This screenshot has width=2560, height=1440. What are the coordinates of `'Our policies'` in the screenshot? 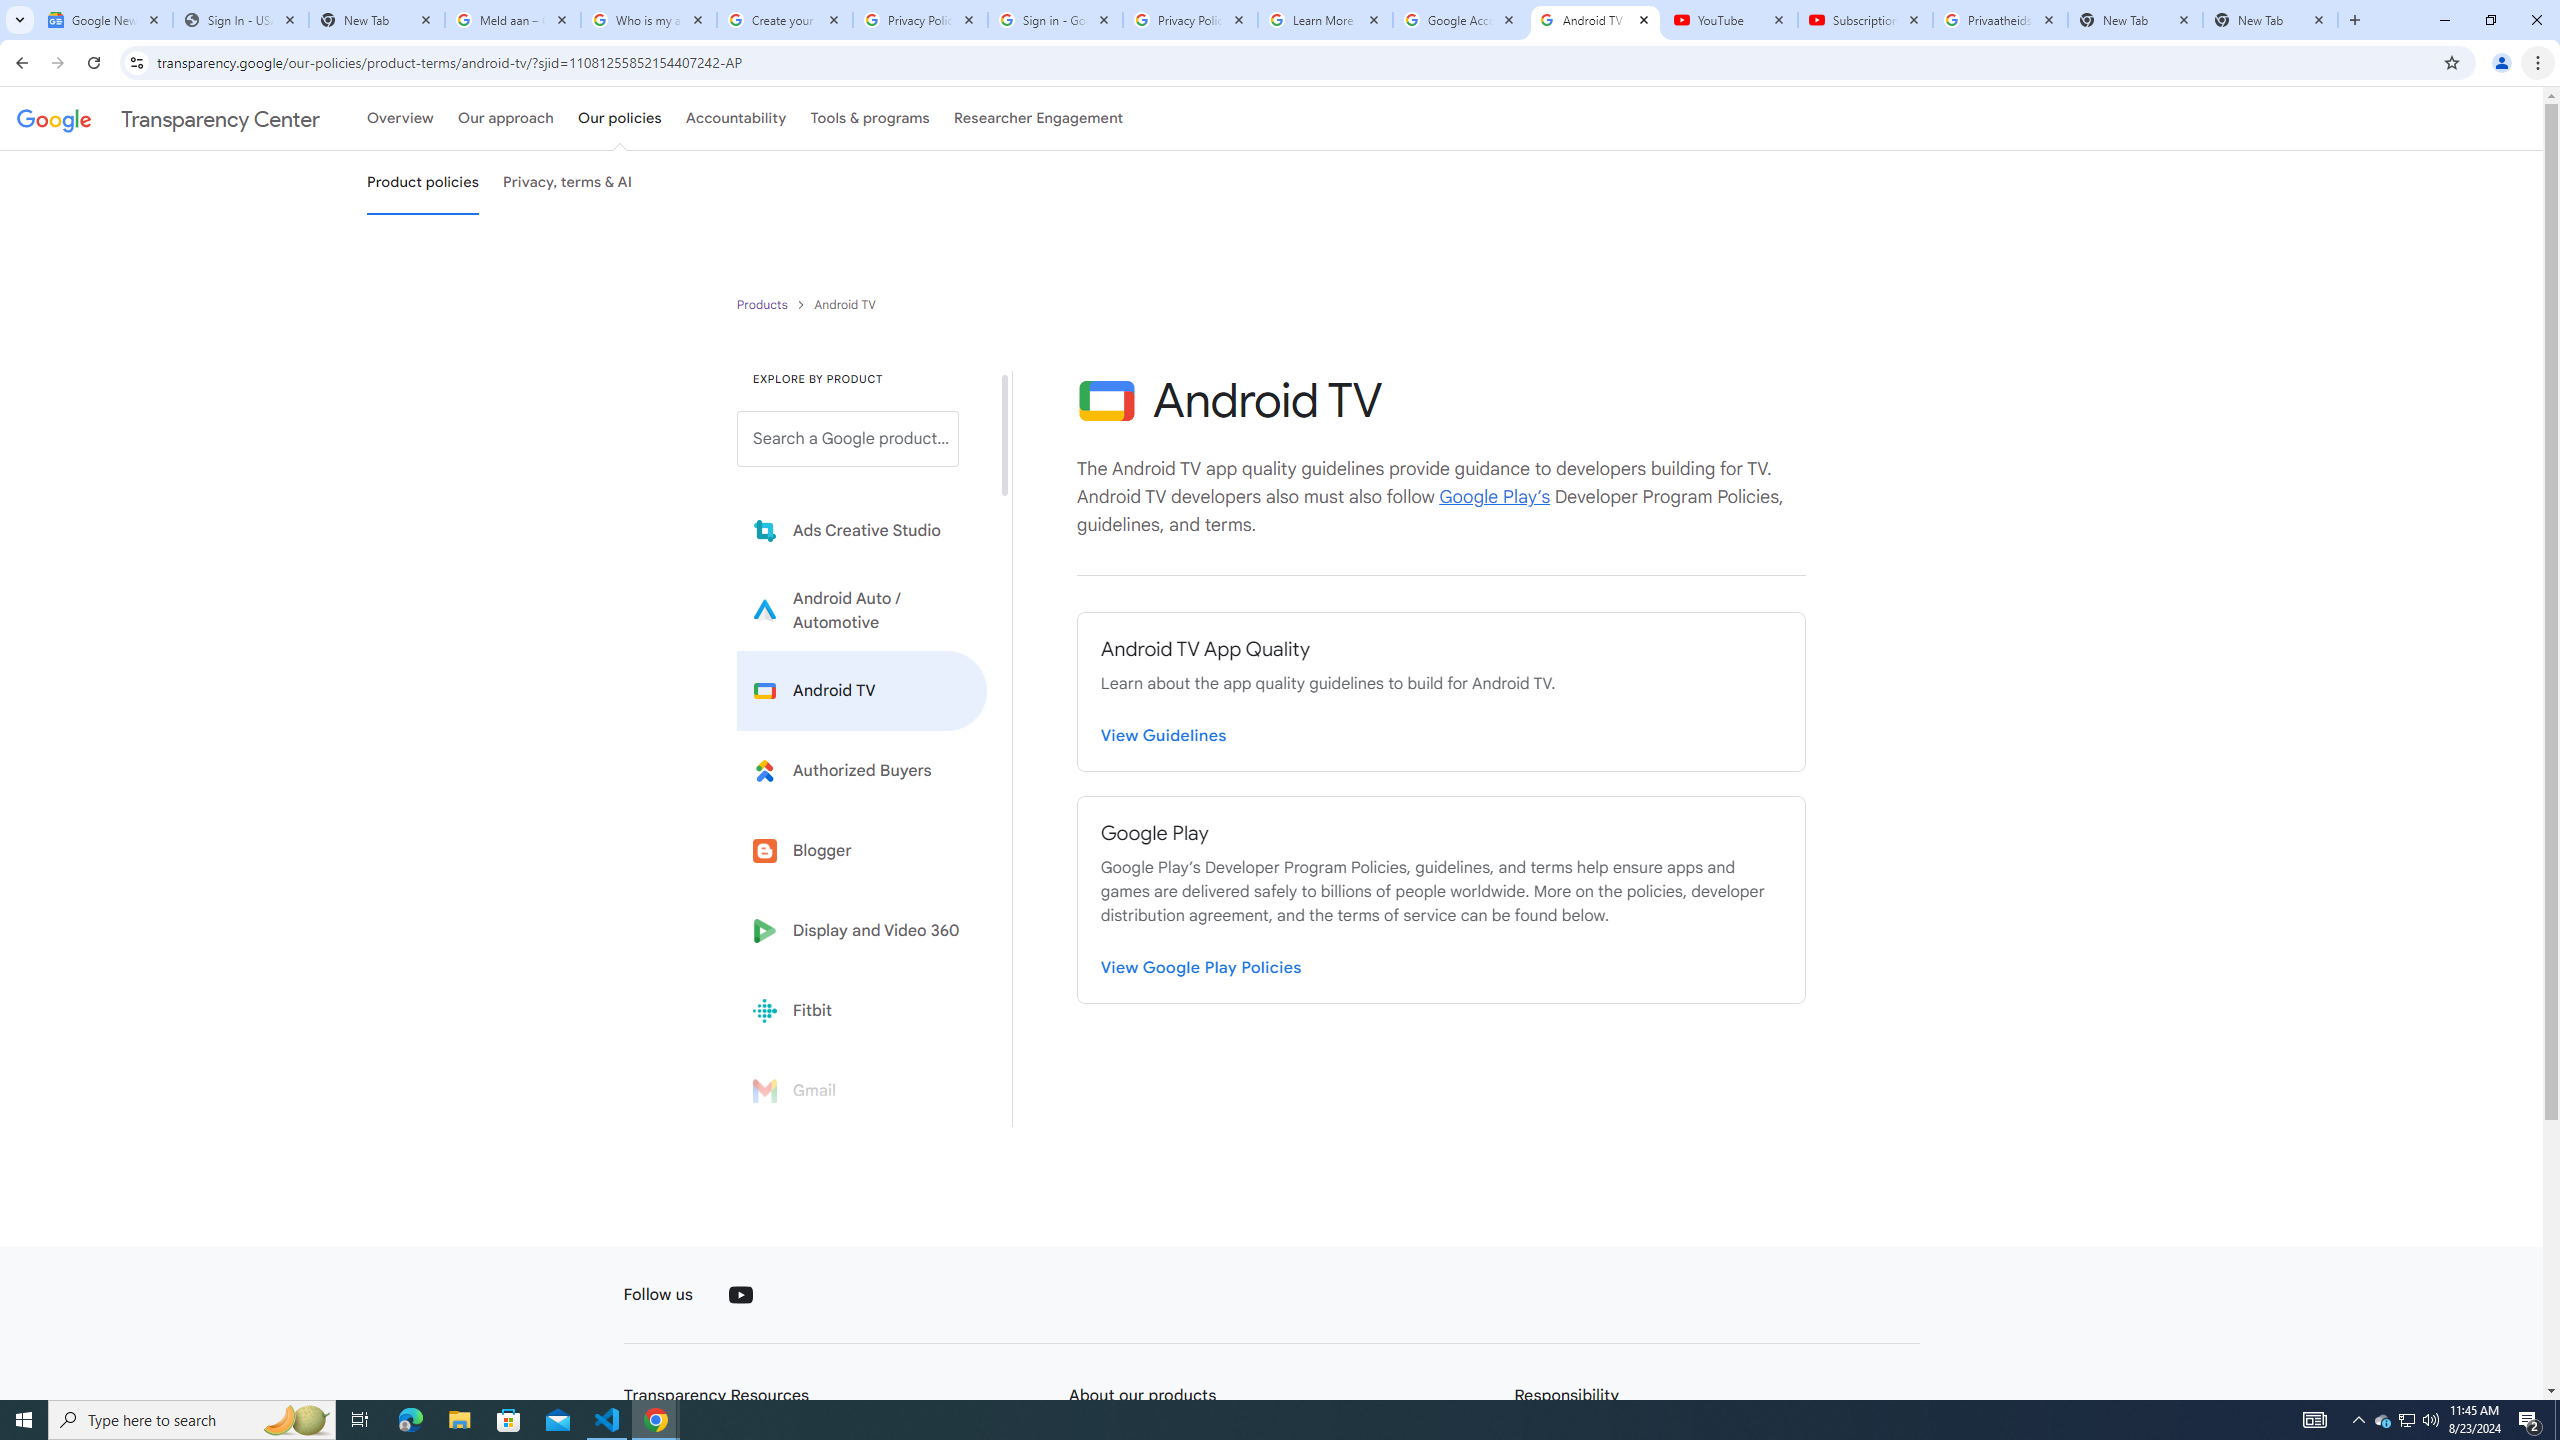 It's located at (619, 118).